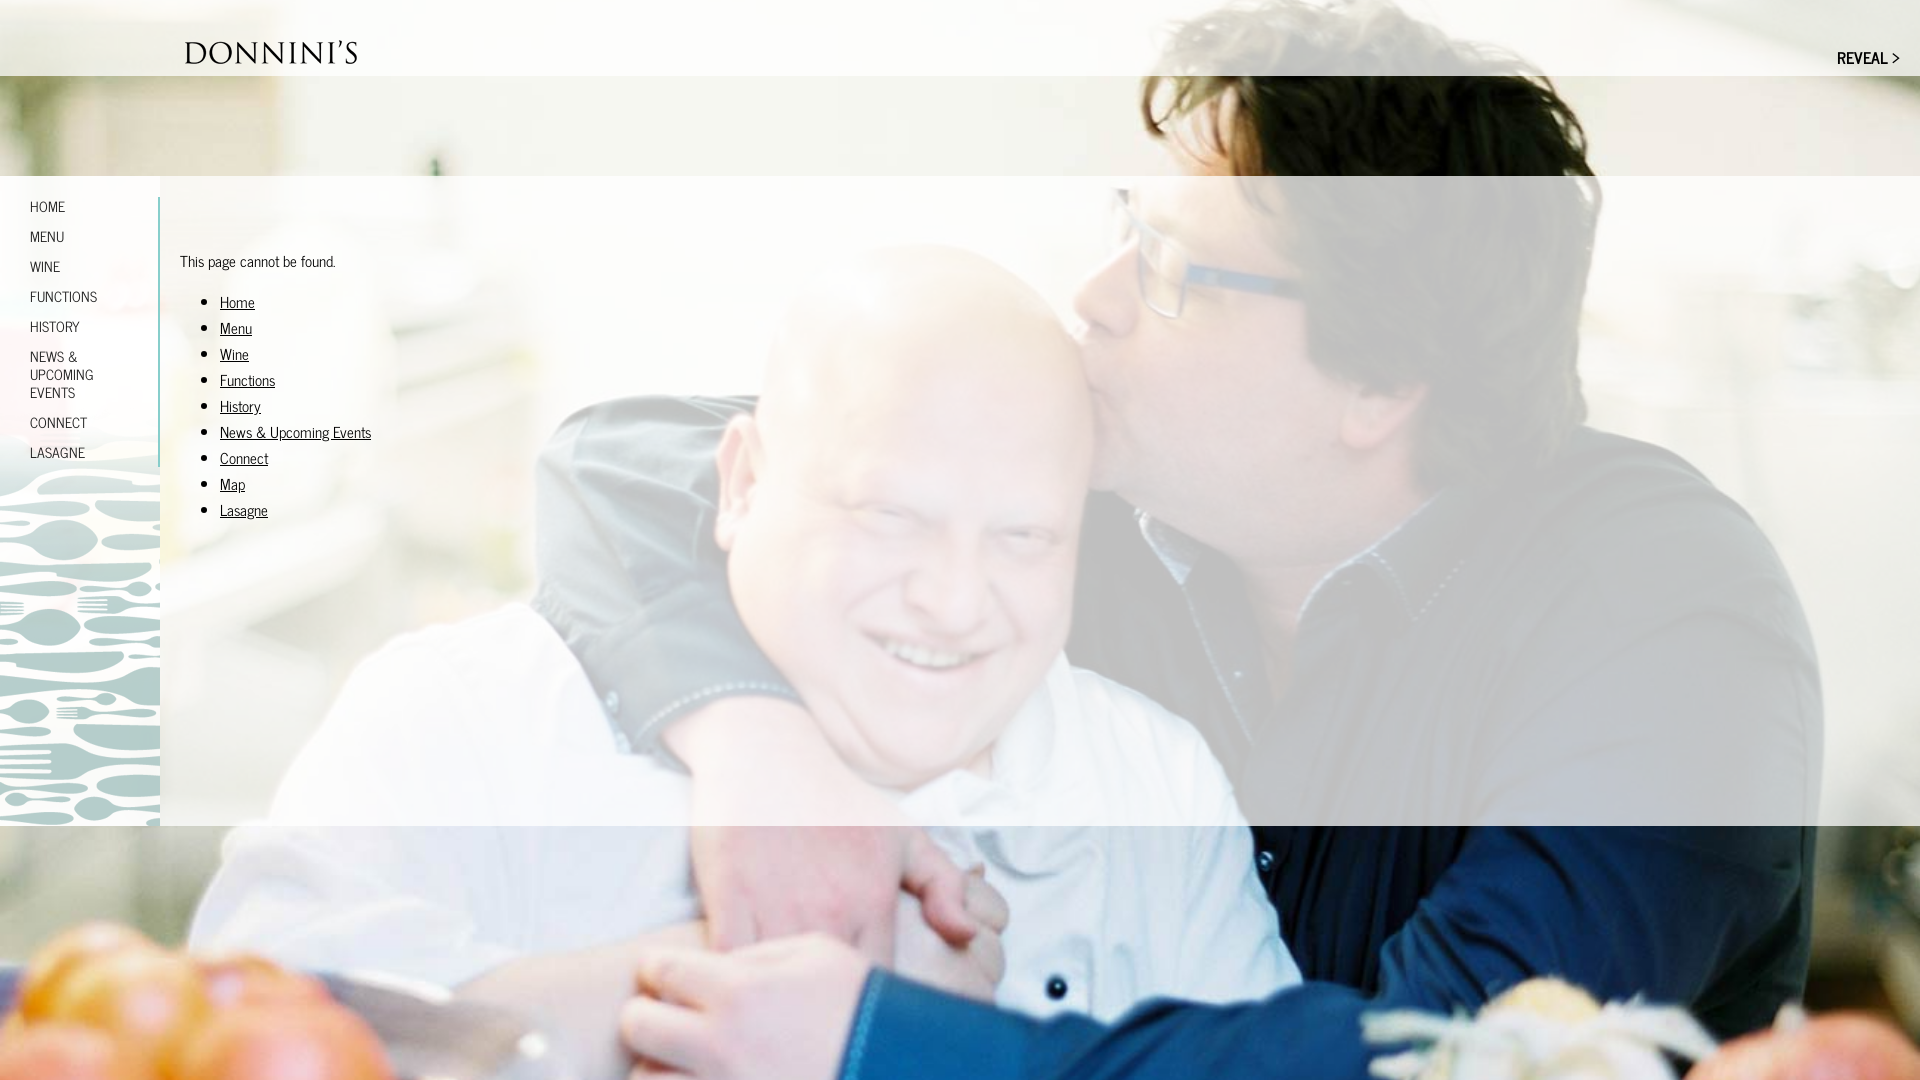 This screenshot has width=1920, height=1080. I want to click on 'Menu', so click(235, 326).